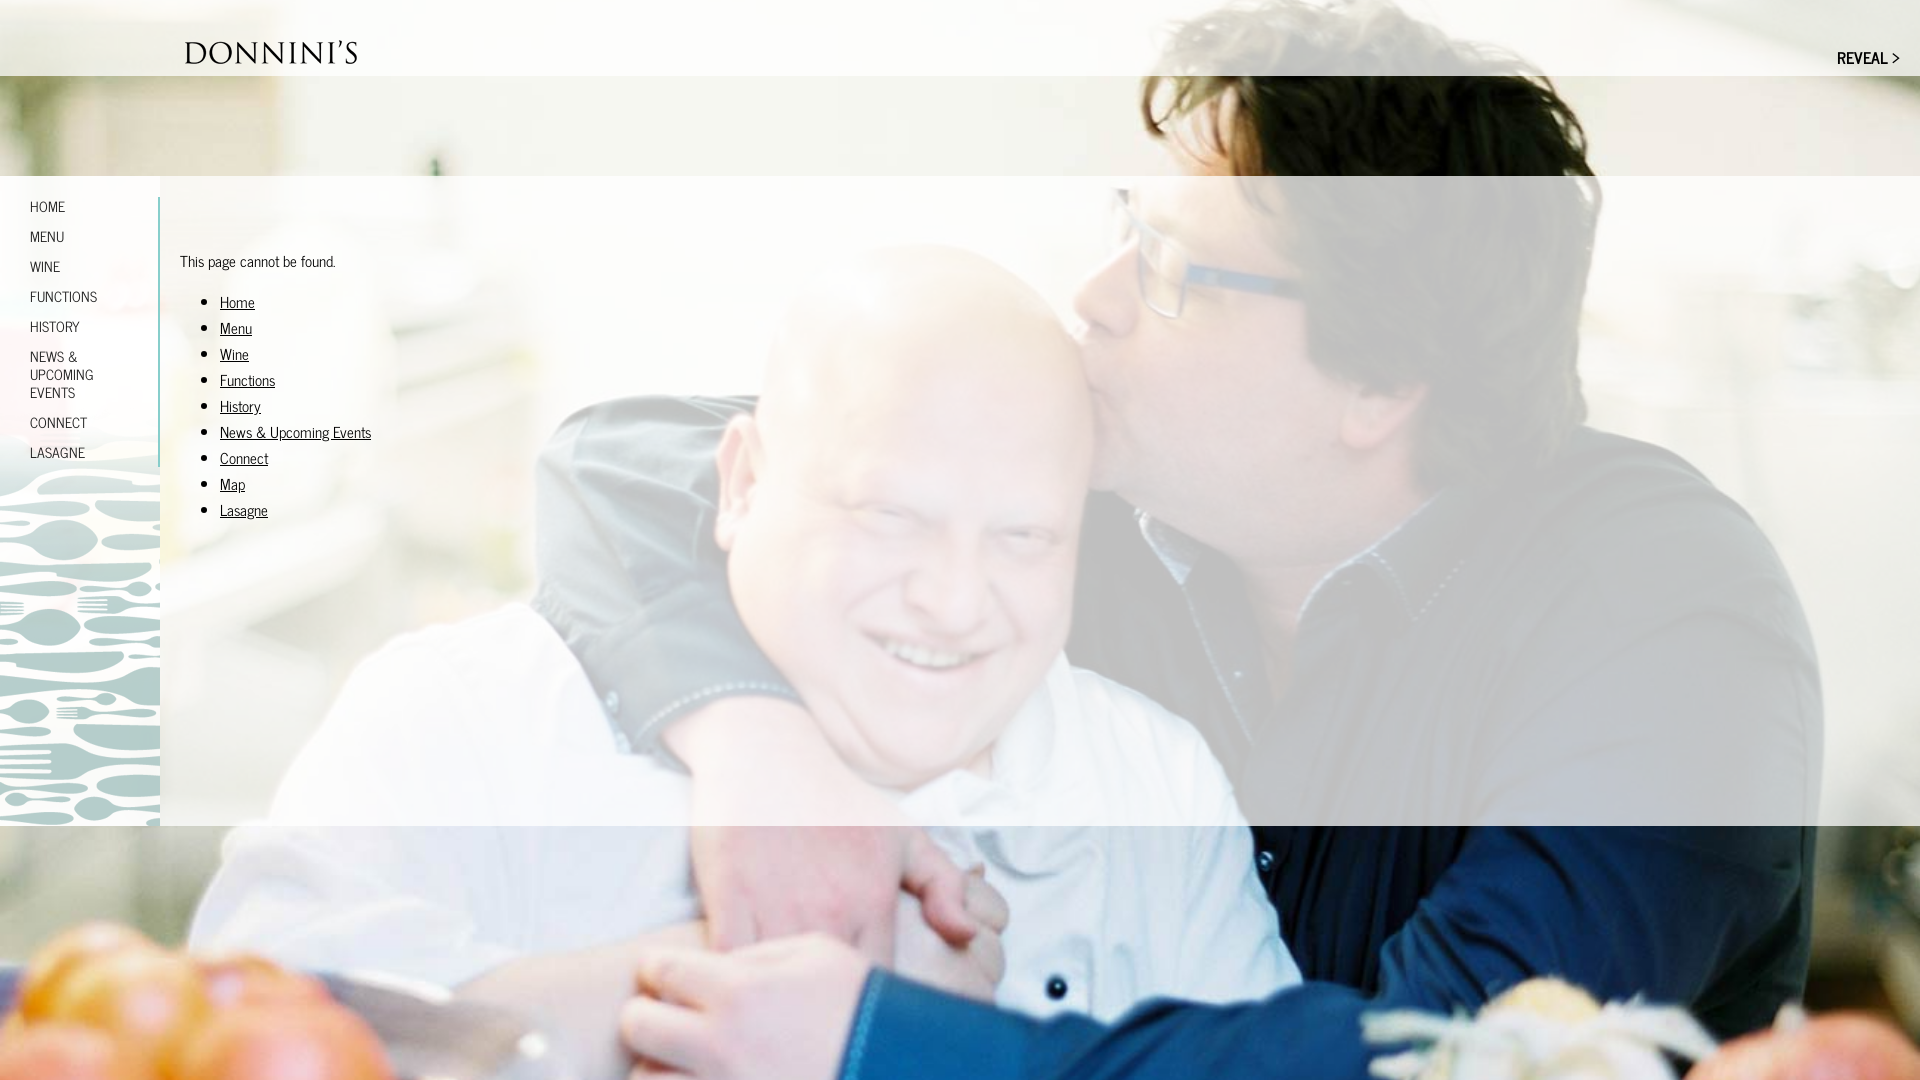 This screenshot has width=1920, height=1080. I want to click on 'Menu', so click(235, 326).